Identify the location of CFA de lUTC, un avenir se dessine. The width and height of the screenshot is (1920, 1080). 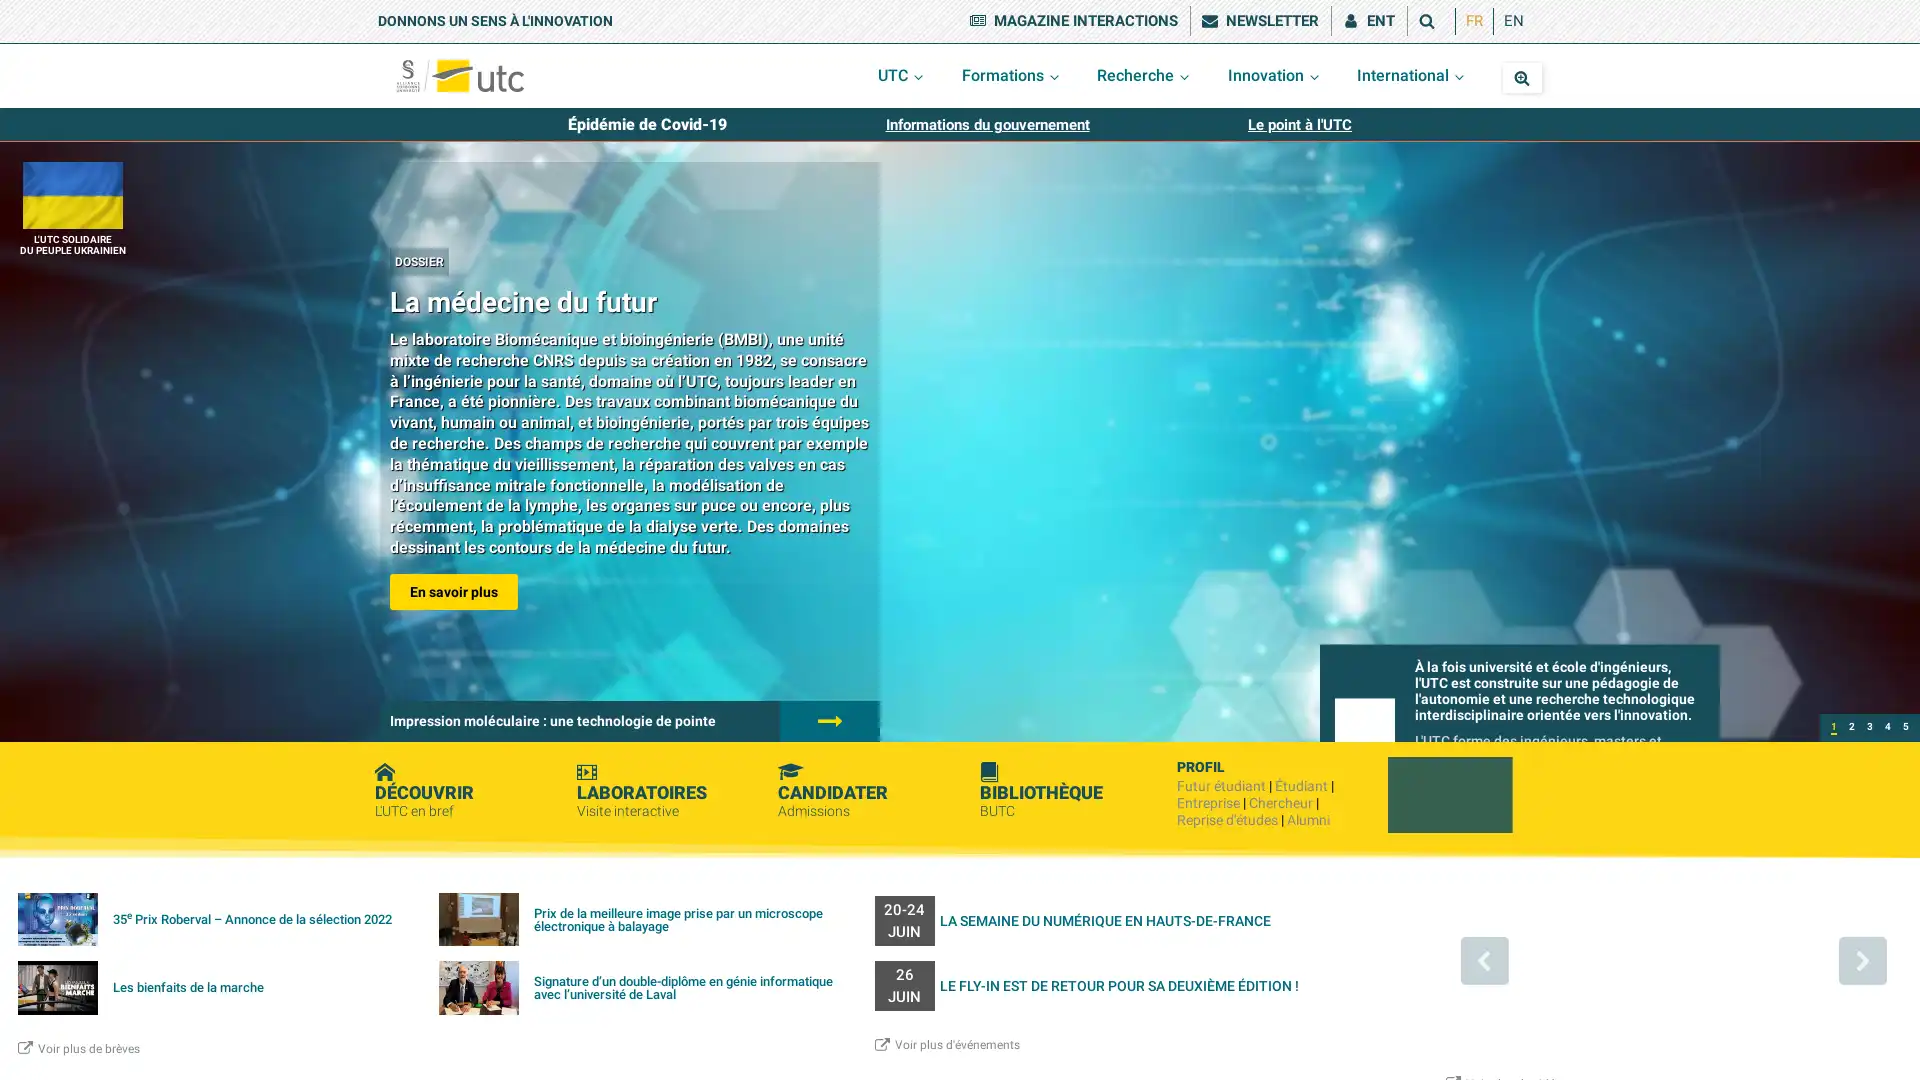
(1869, 728).